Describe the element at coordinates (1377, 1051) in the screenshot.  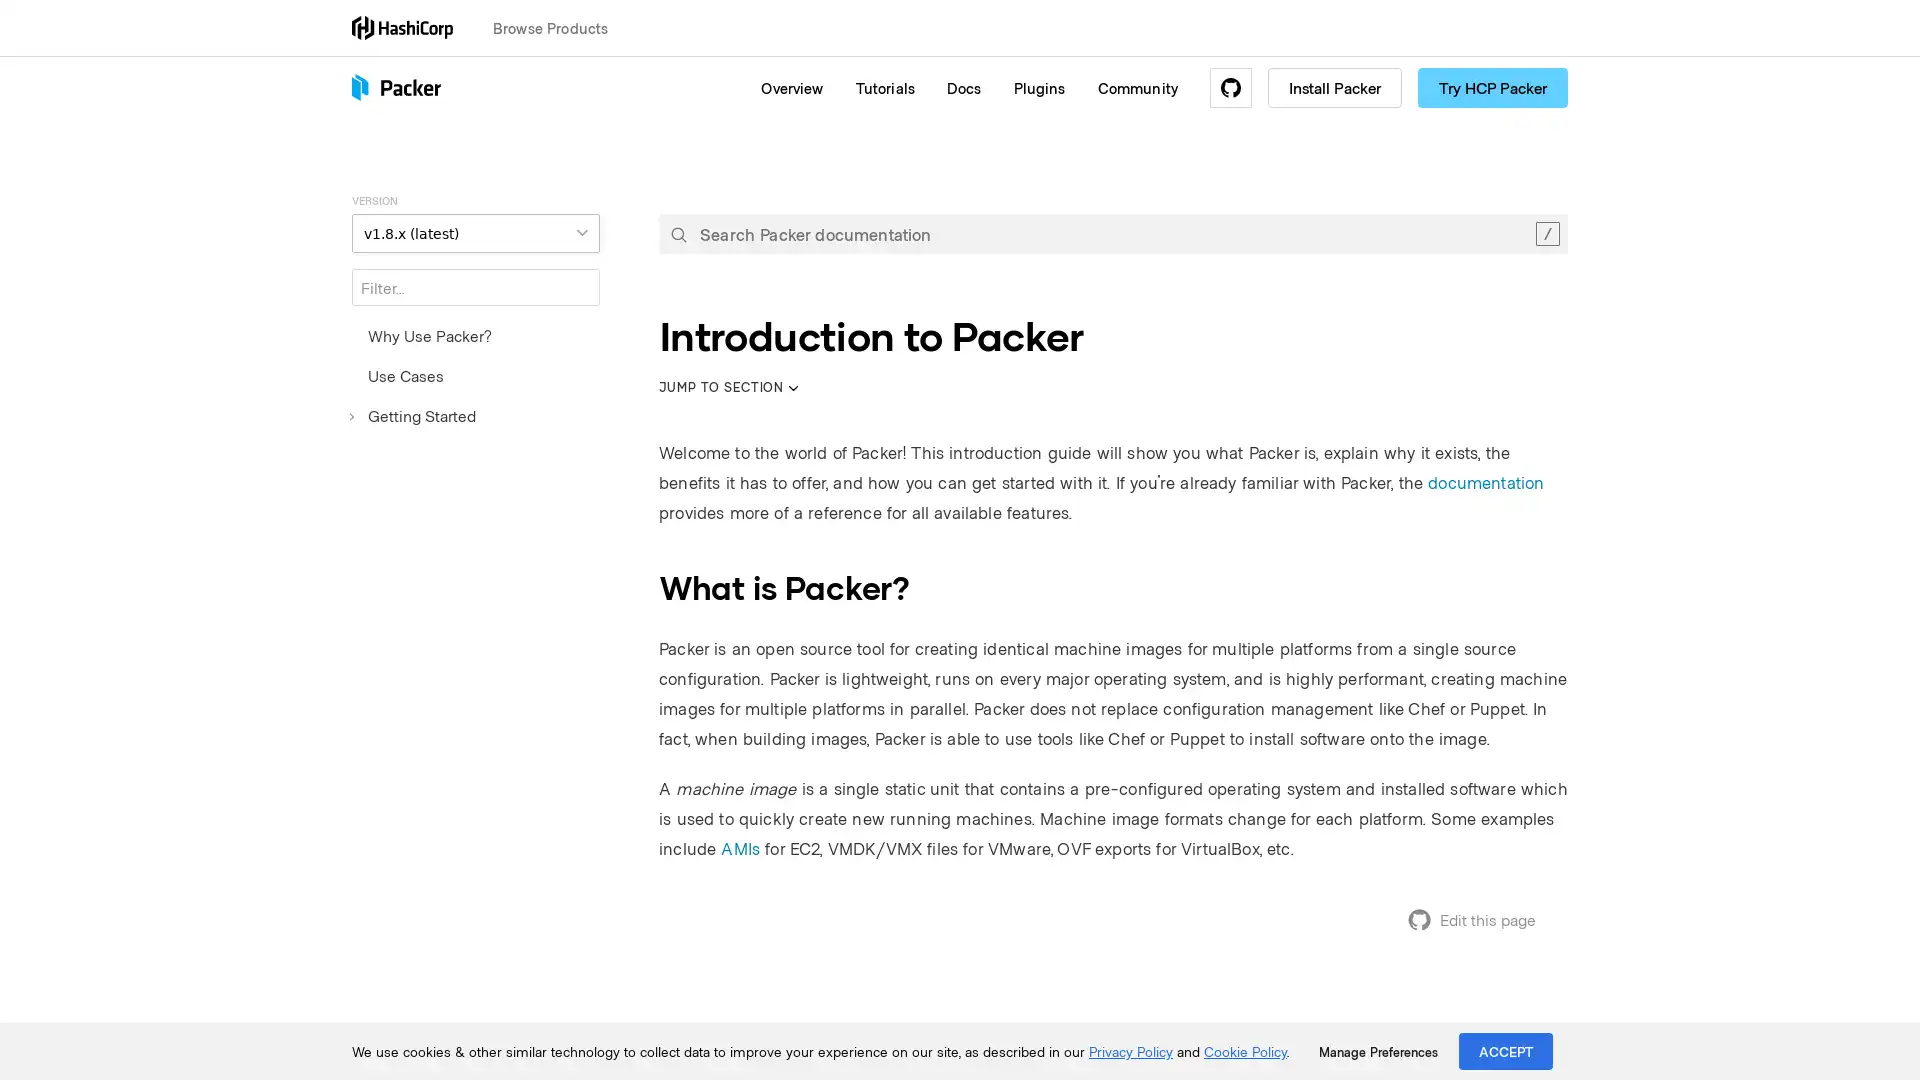
I see `Manage Preferences` at that location.